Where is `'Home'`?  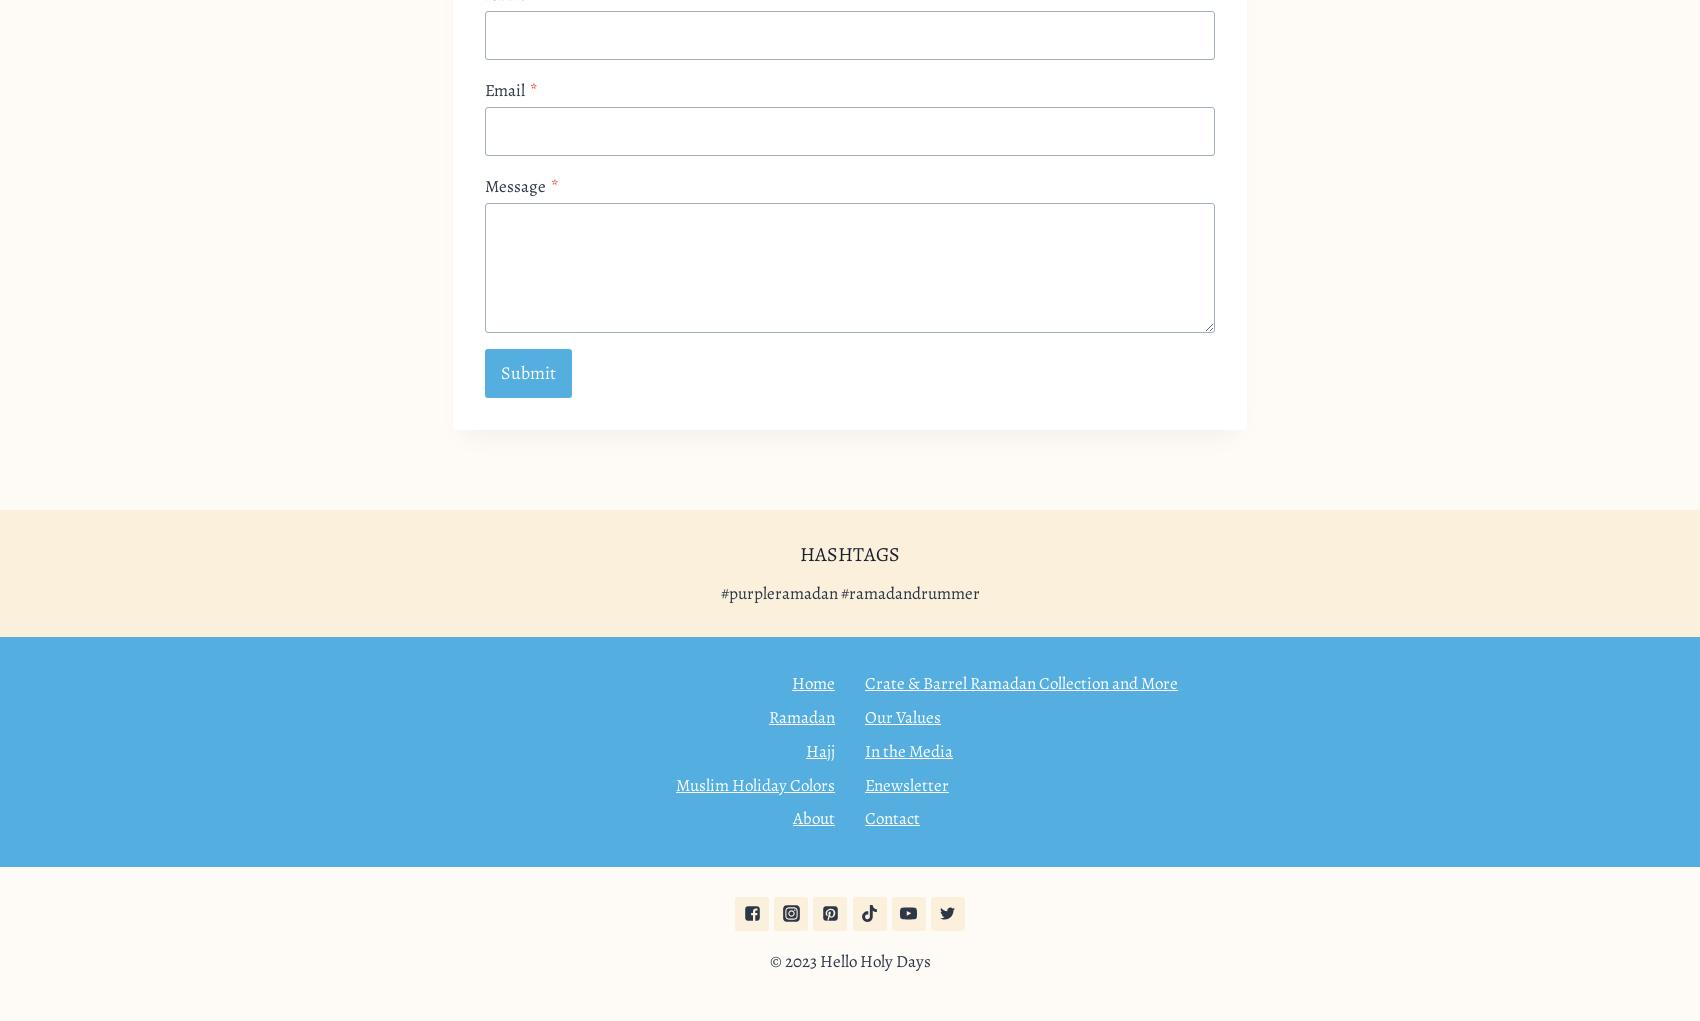
'Home' is located at coordinates (812, 682).